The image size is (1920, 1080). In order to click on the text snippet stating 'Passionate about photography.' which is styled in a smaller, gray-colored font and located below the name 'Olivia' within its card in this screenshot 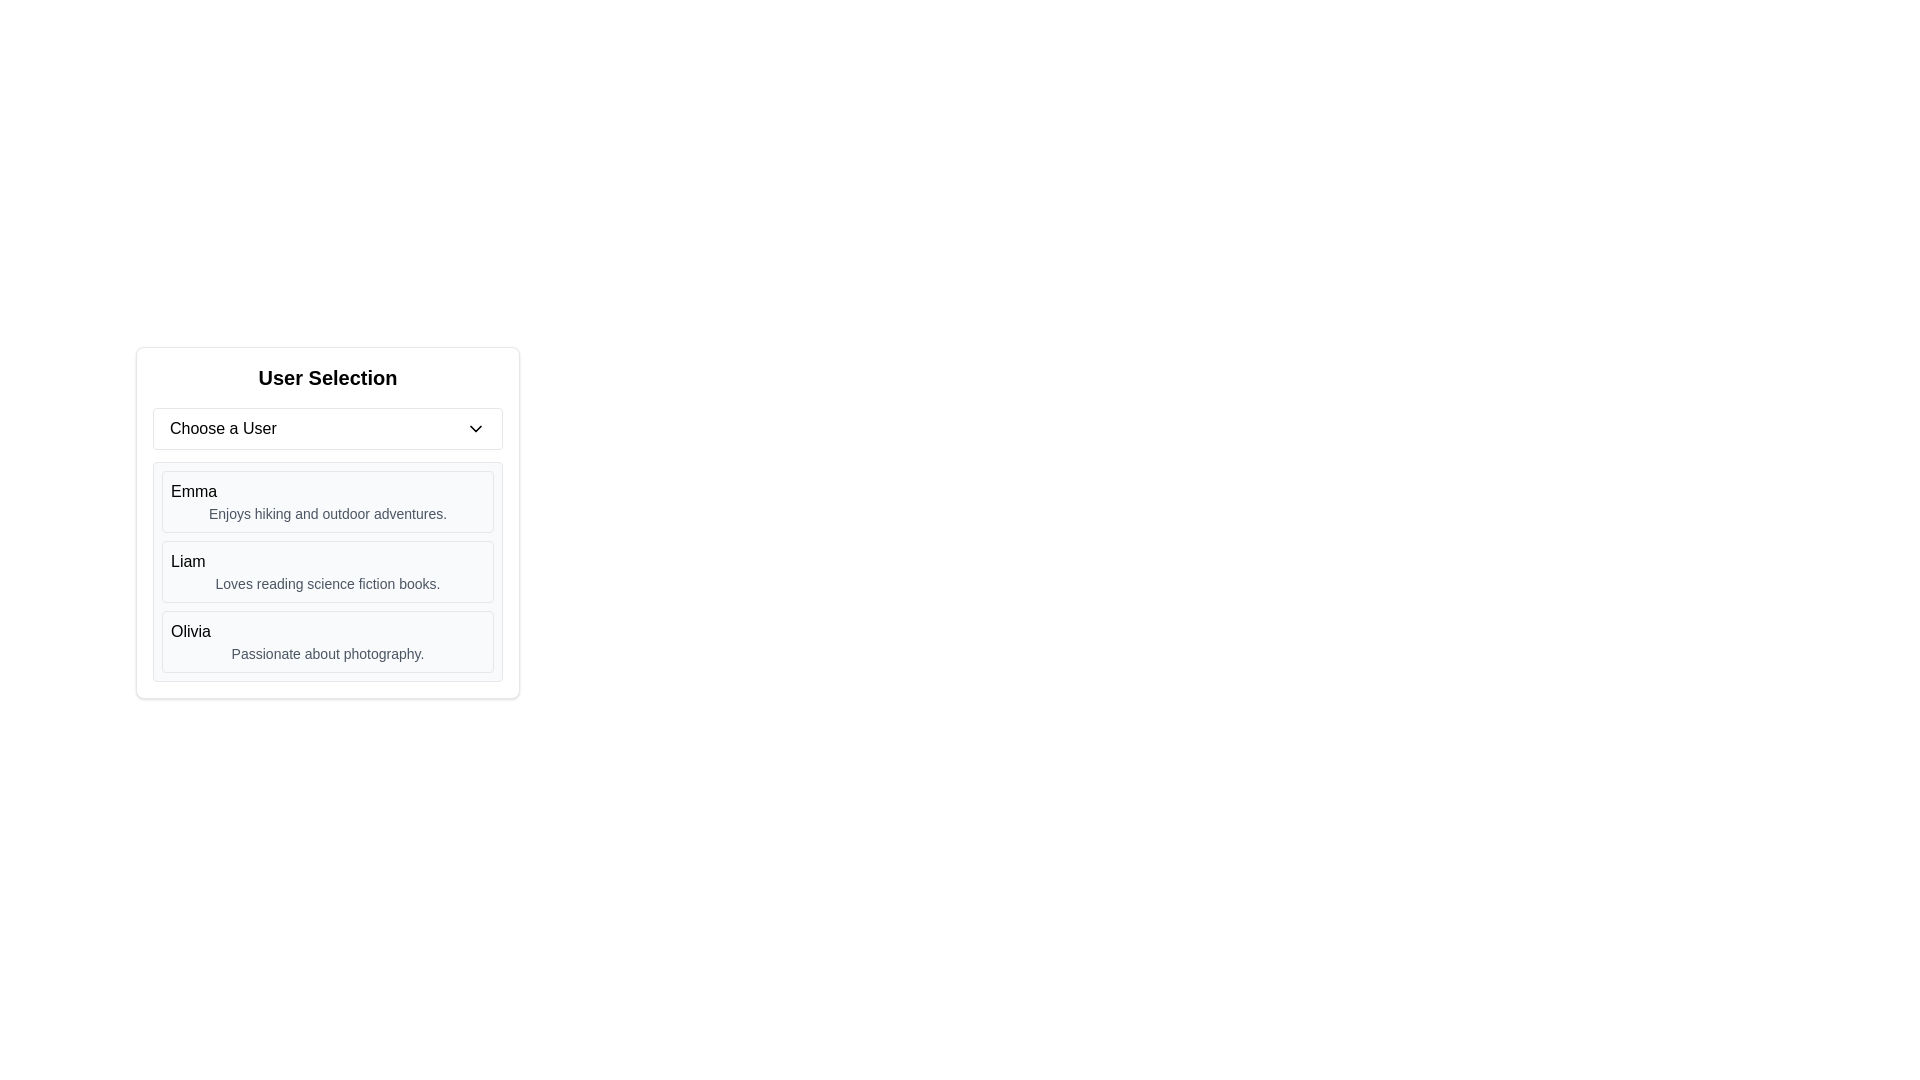, I will do `click(327, 654)`.